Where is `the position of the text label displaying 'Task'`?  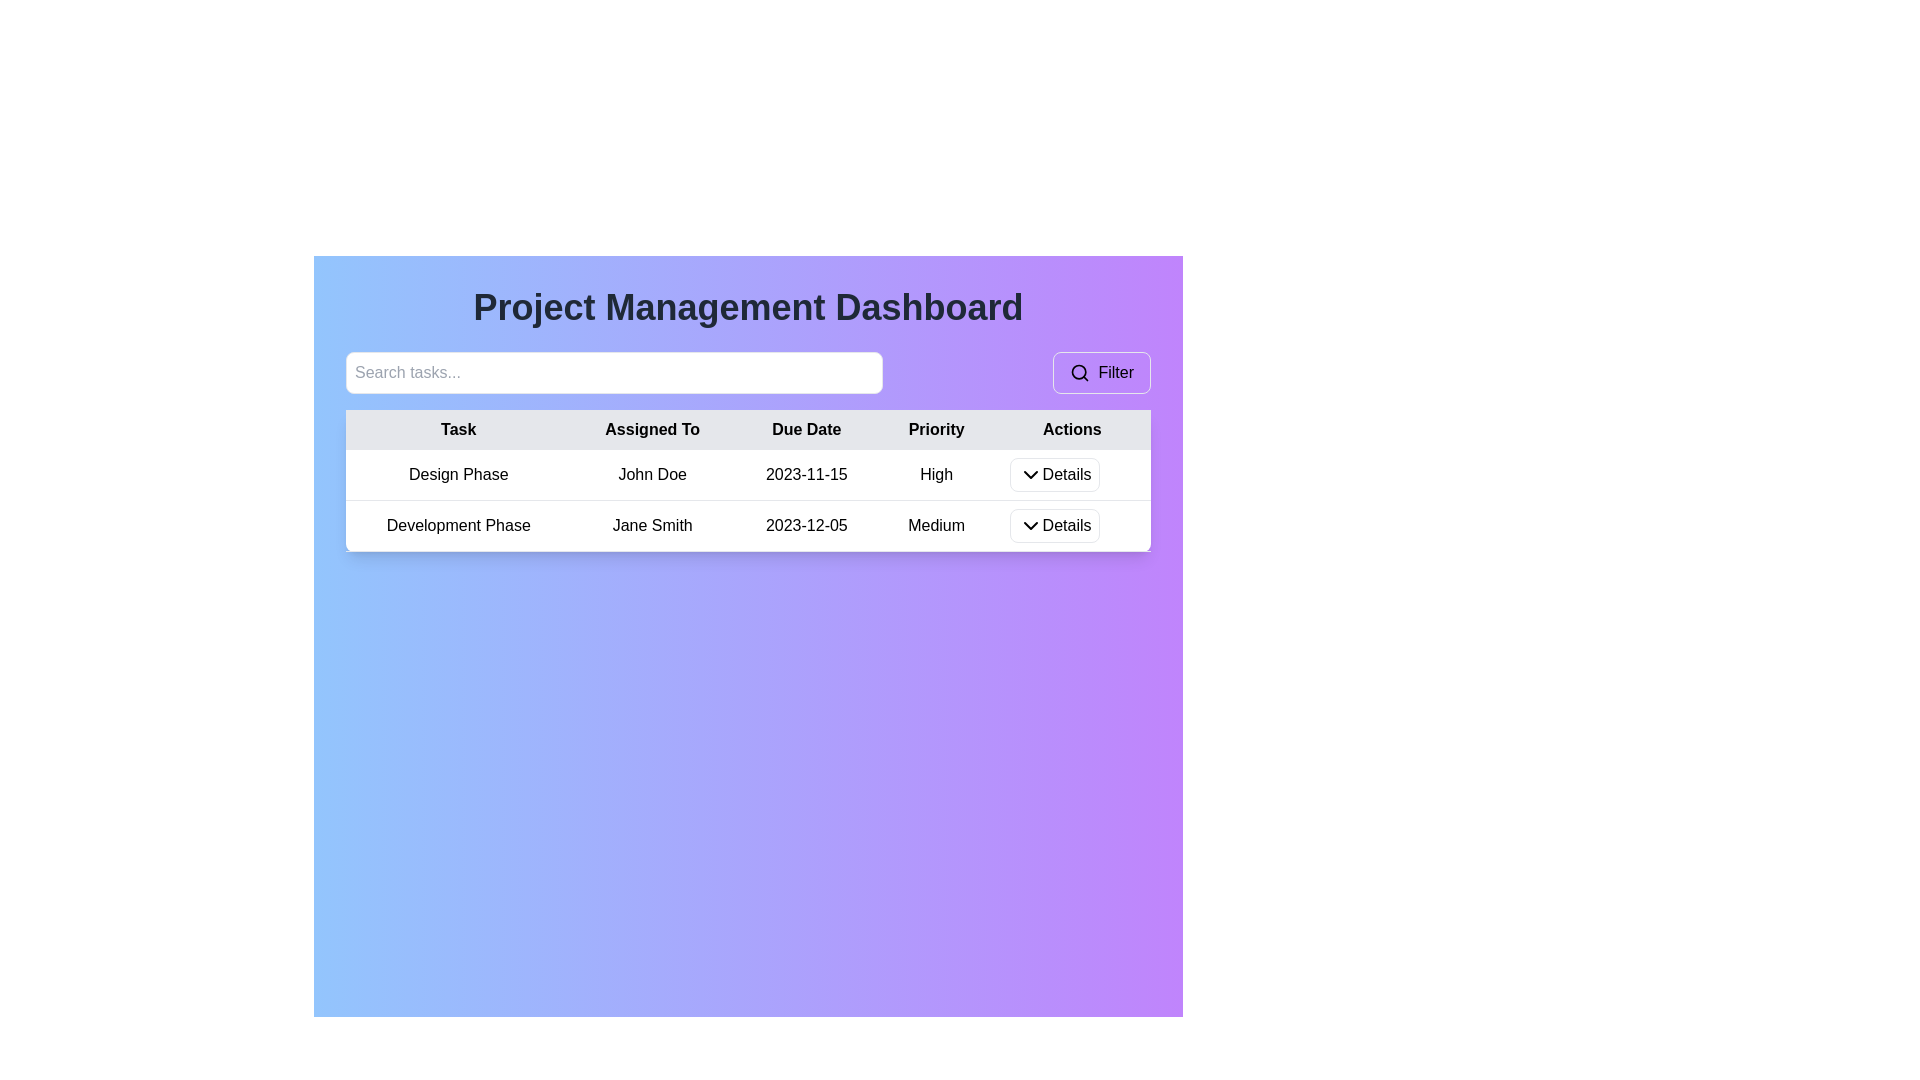
the position of the text label displaying 'Task' is located at coordinates (457, 428).